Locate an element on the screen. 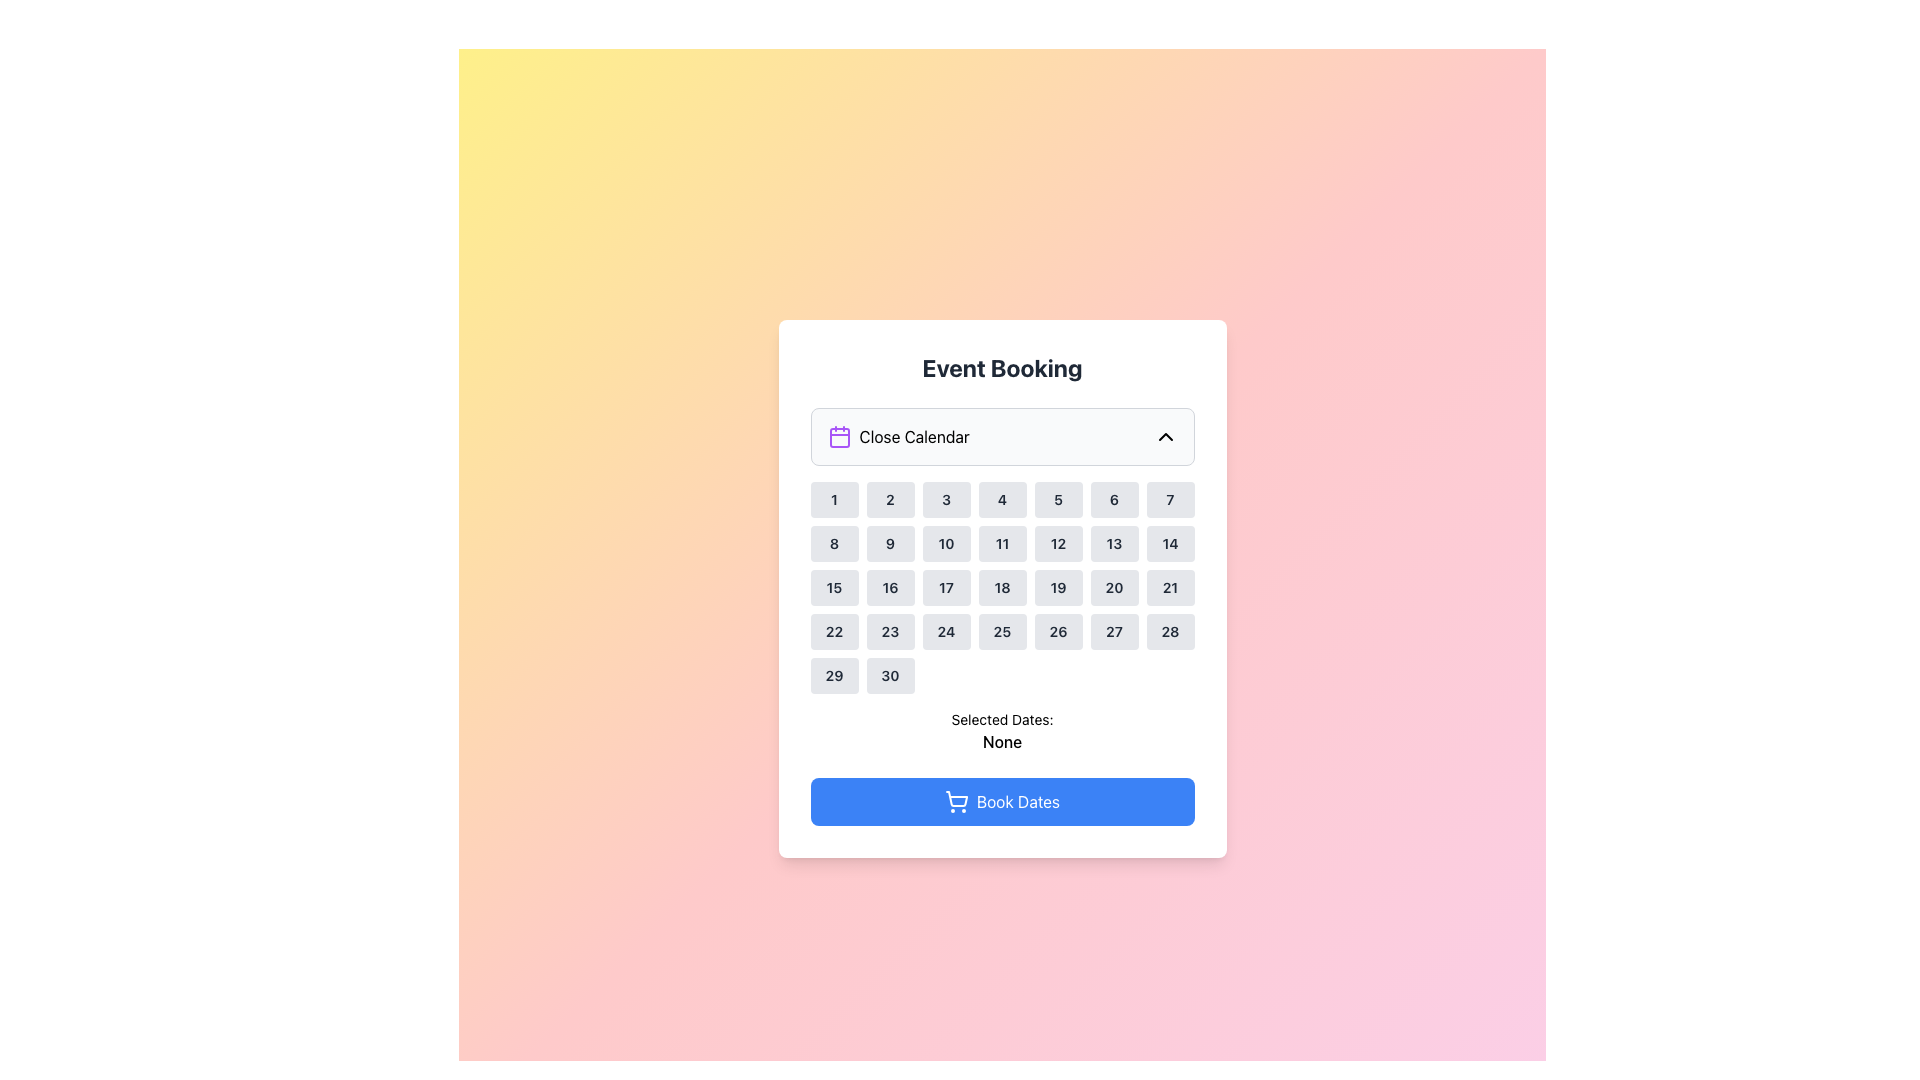 This screenshot has height=1080, width=1920. the button displaying the numeral '6' with a light gray background and rounded corners, located in the first row of a grid beneath 'Event Booking' and 'Close Calendar' is located at coordinates (1113, 499).